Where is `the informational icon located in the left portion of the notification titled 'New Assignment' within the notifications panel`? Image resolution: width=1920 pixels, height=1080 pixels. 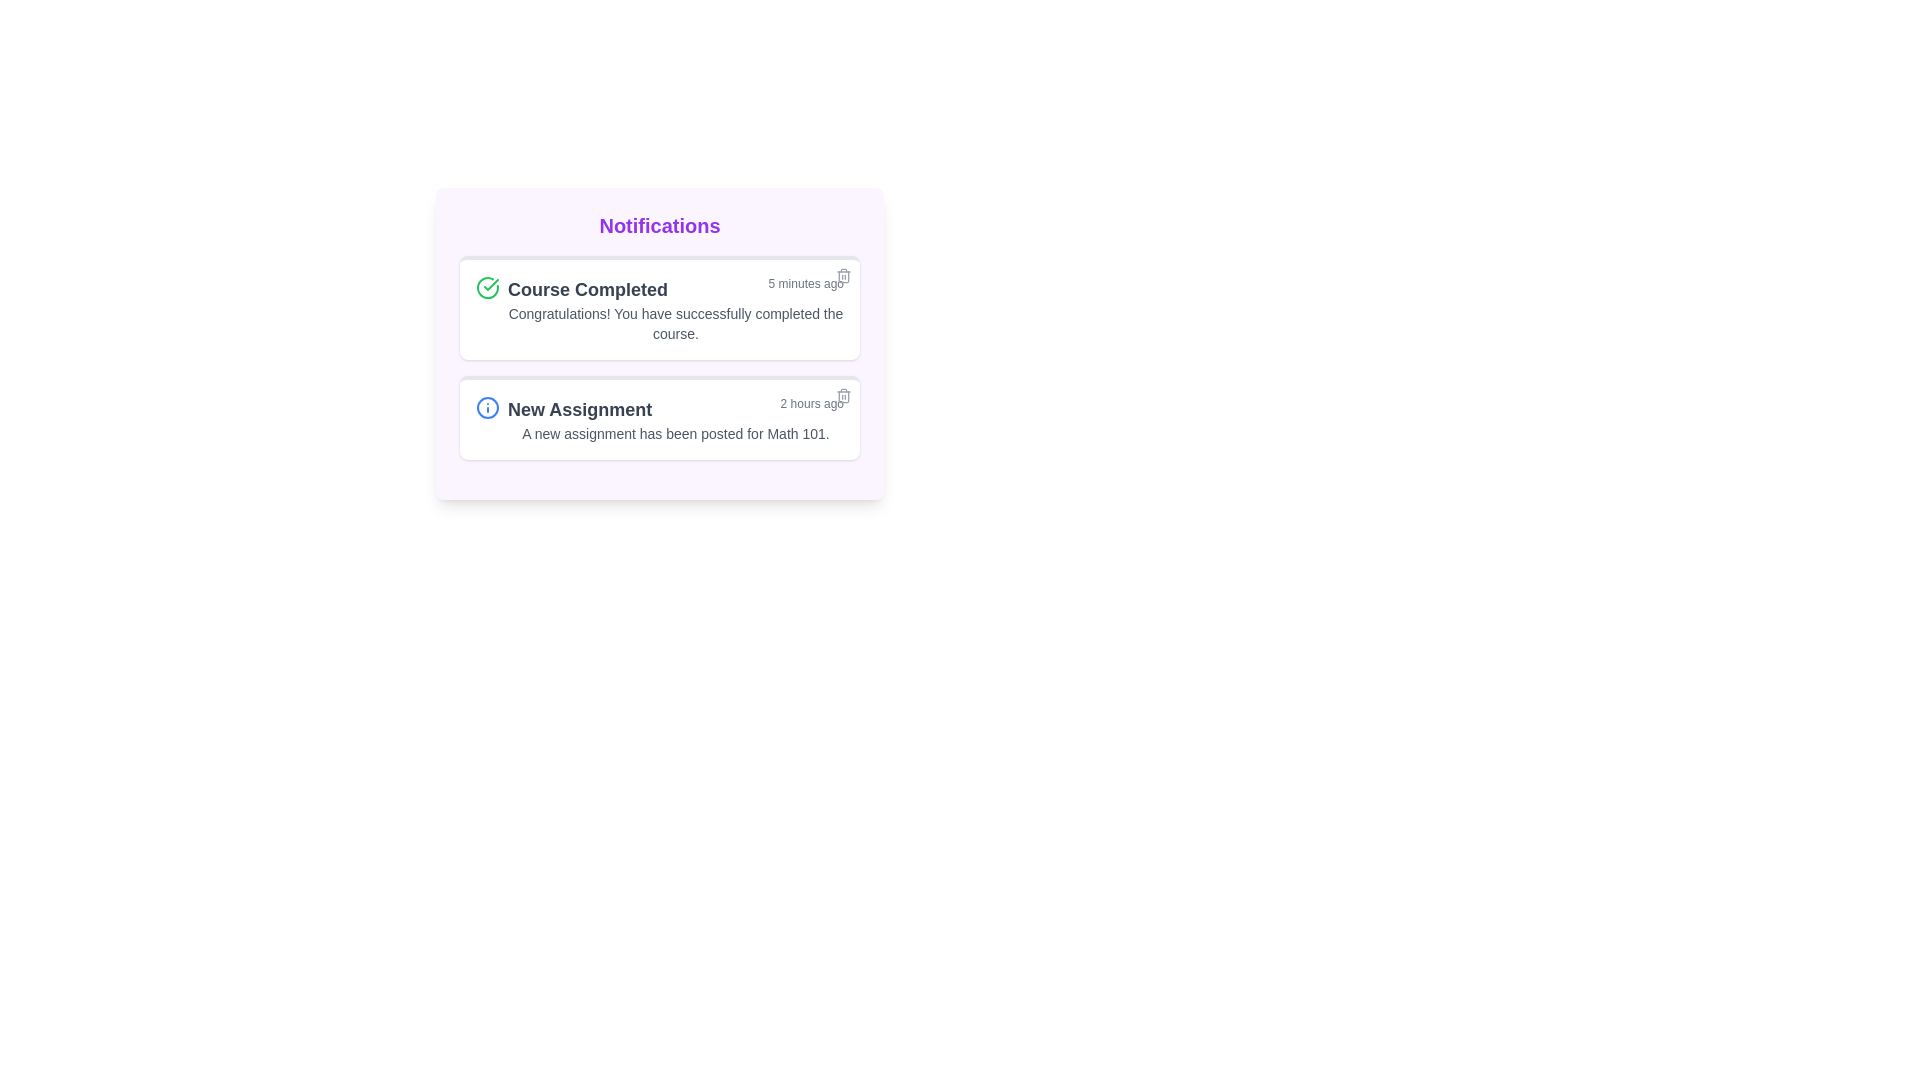 the informational icon located in the left portion of the notification titled 'New Assignment' within the notifications panel is located at coordinates (488, 407).